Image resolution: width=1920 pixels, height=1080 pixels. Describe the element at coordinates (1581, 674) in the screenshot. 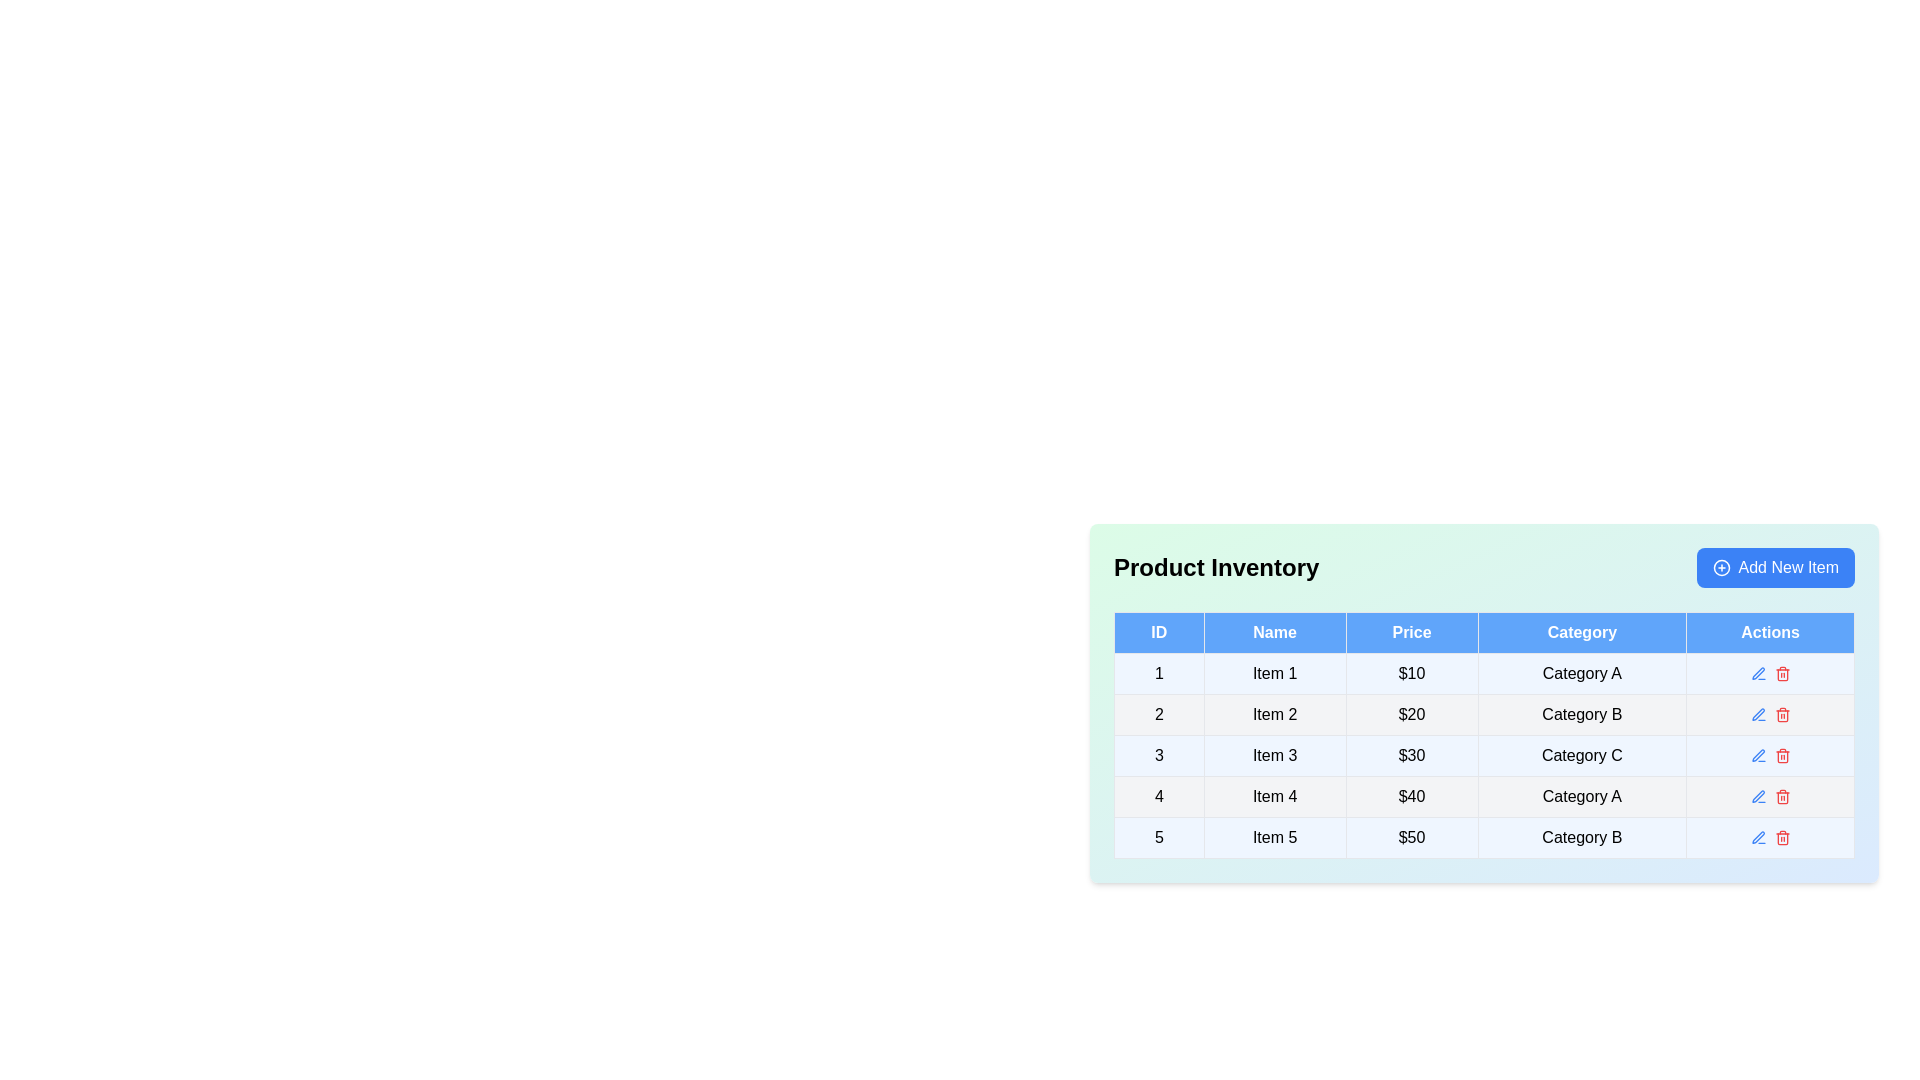

I see `the text label displaying 'Category A' in the fifth column of the first row of the product inventory table` at that location.